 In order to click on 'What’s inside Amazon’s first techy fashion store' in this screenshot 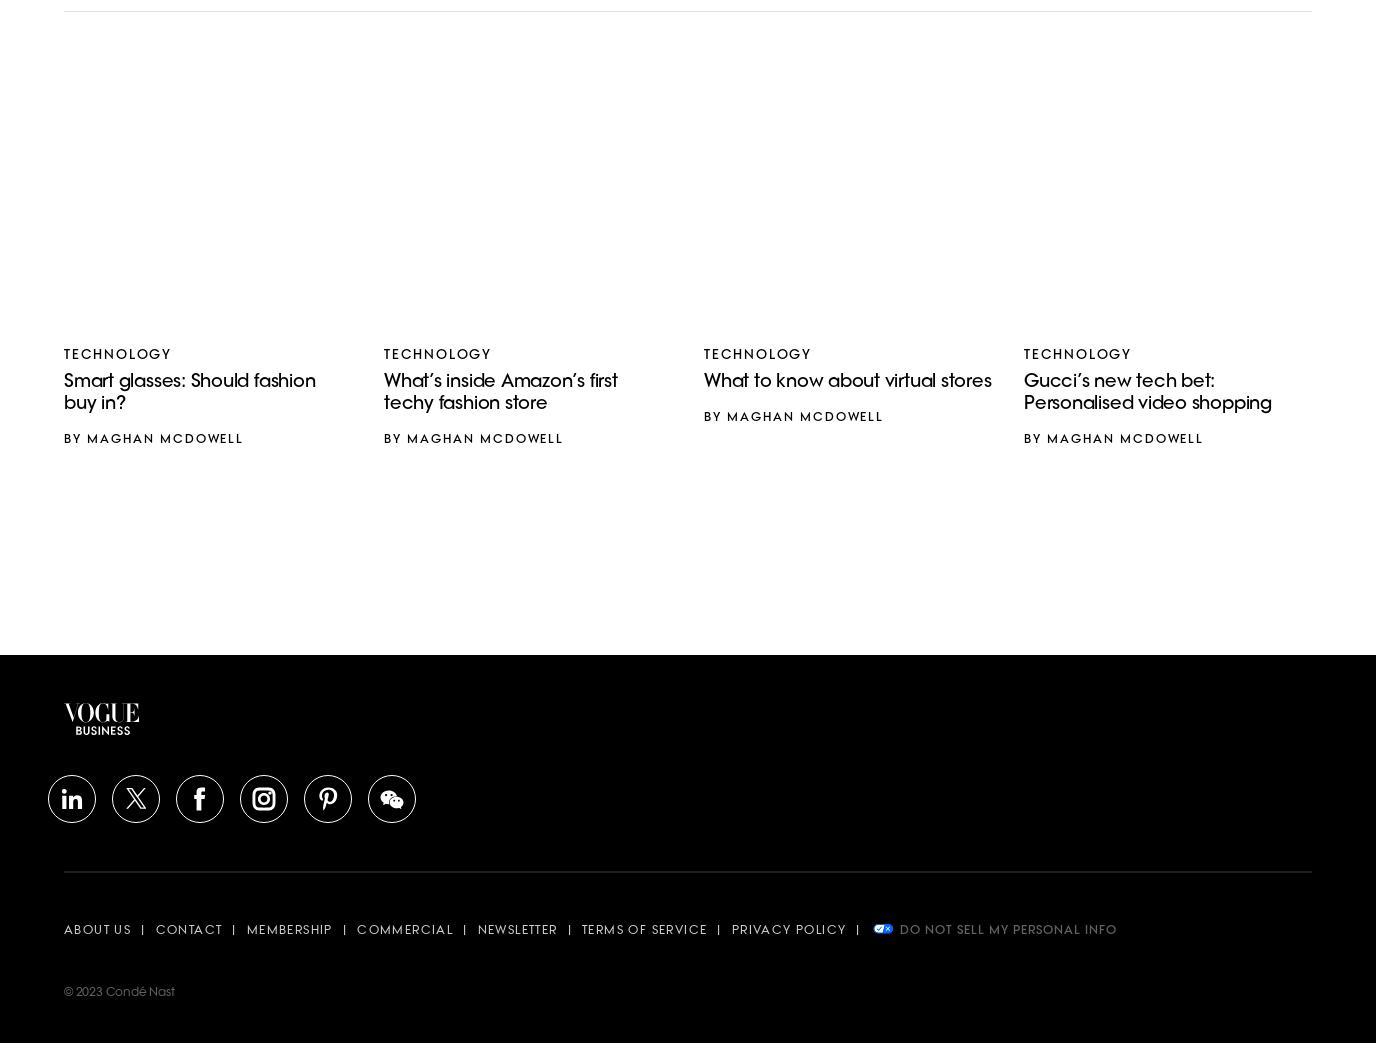, I will do `click(499, 393)`.